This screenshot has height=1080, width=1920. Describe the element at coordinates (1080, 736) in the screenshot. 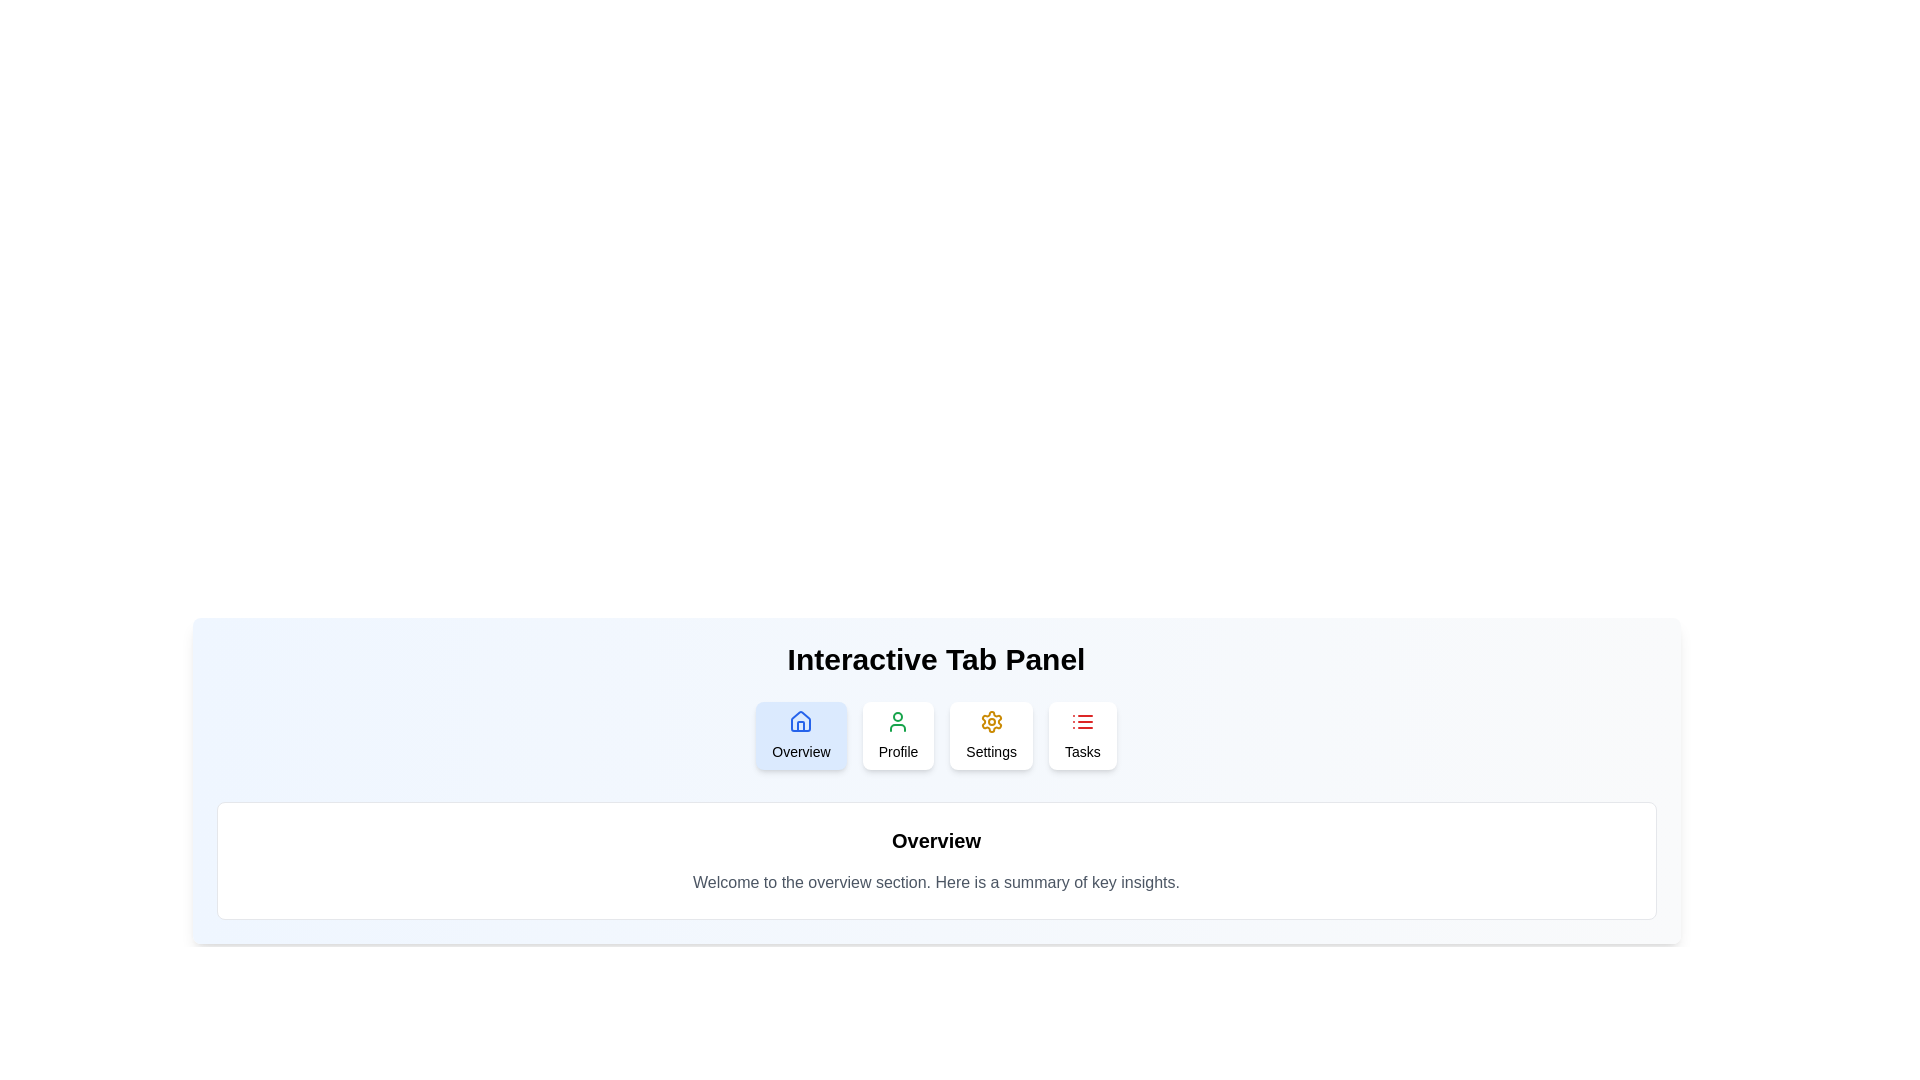

I see `the Tasks tab to observe the transition and content change` at that location.